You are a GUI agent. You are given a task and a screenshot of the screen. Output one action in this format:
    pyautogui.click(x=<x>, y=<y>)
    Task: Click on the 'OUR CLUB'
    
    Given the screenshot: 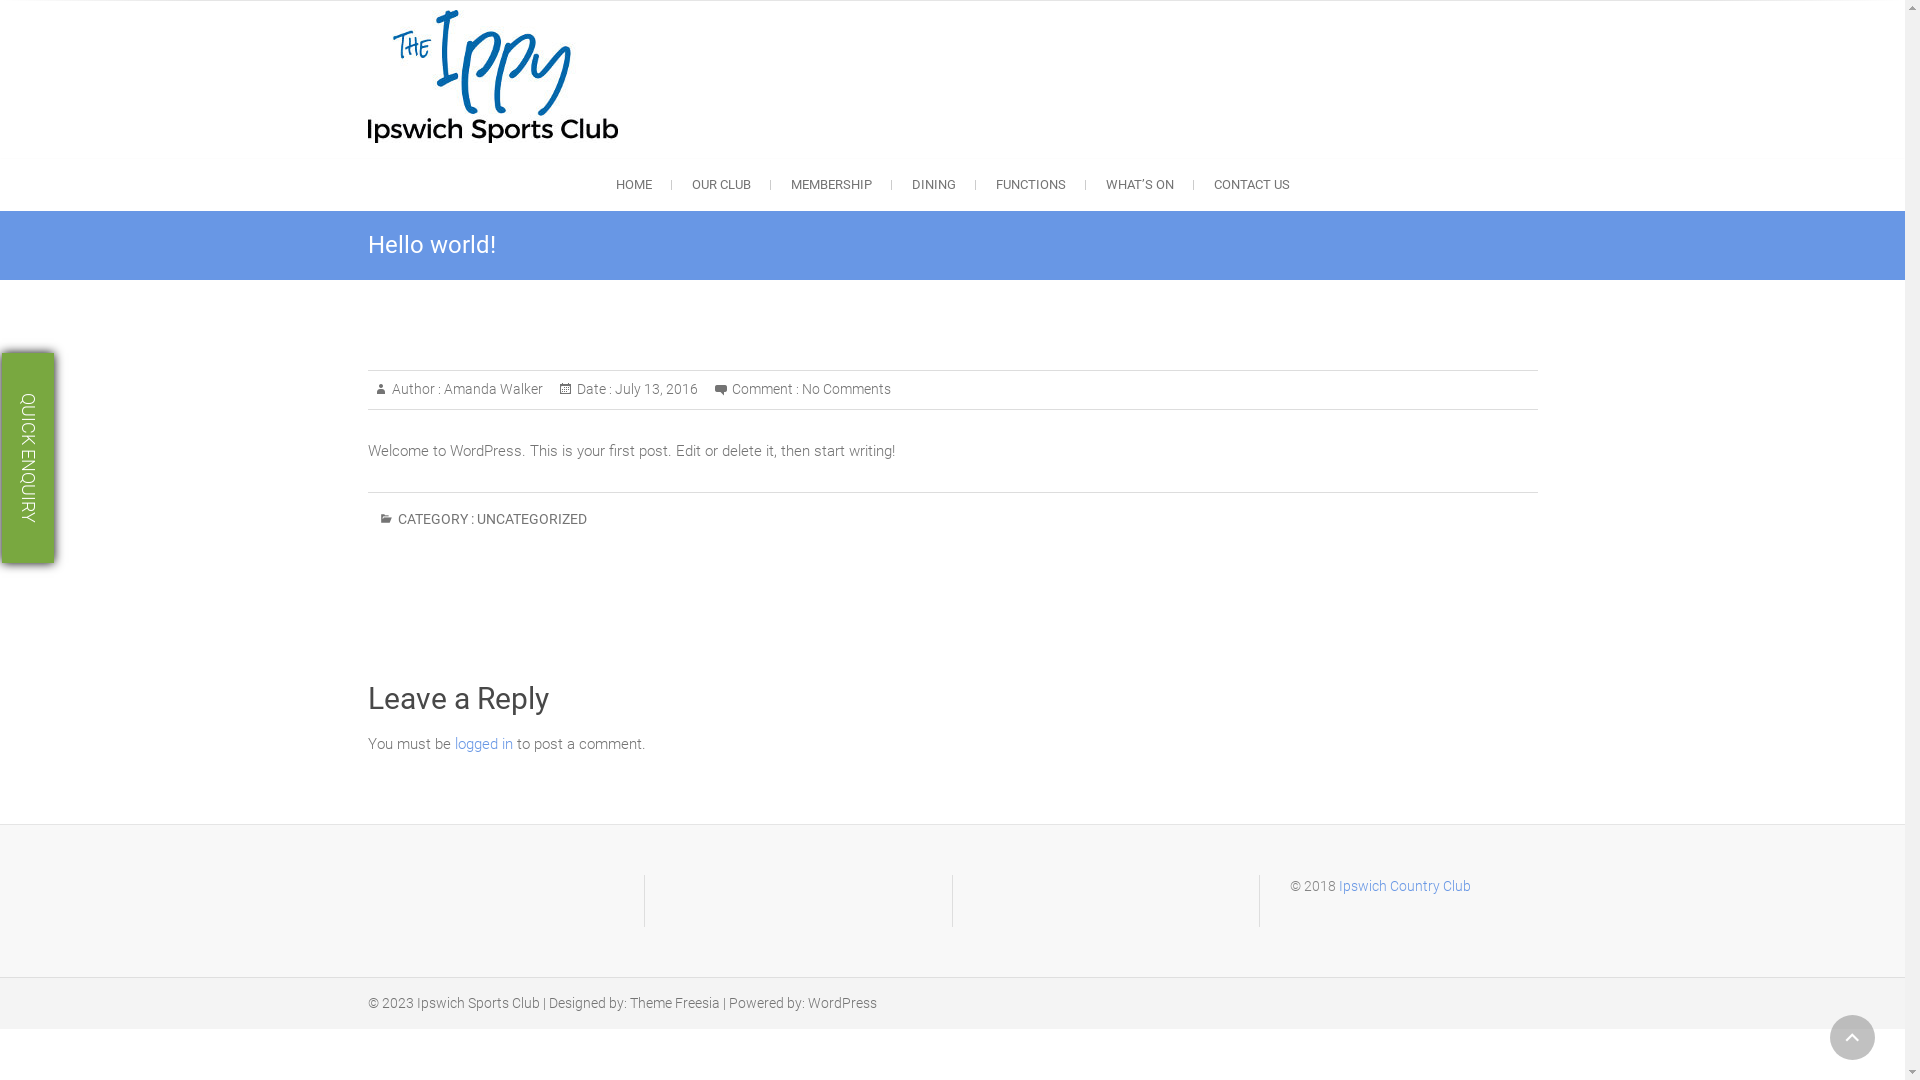 What is the action you would take?
    pyautogui.click(x=720, y=185)
    